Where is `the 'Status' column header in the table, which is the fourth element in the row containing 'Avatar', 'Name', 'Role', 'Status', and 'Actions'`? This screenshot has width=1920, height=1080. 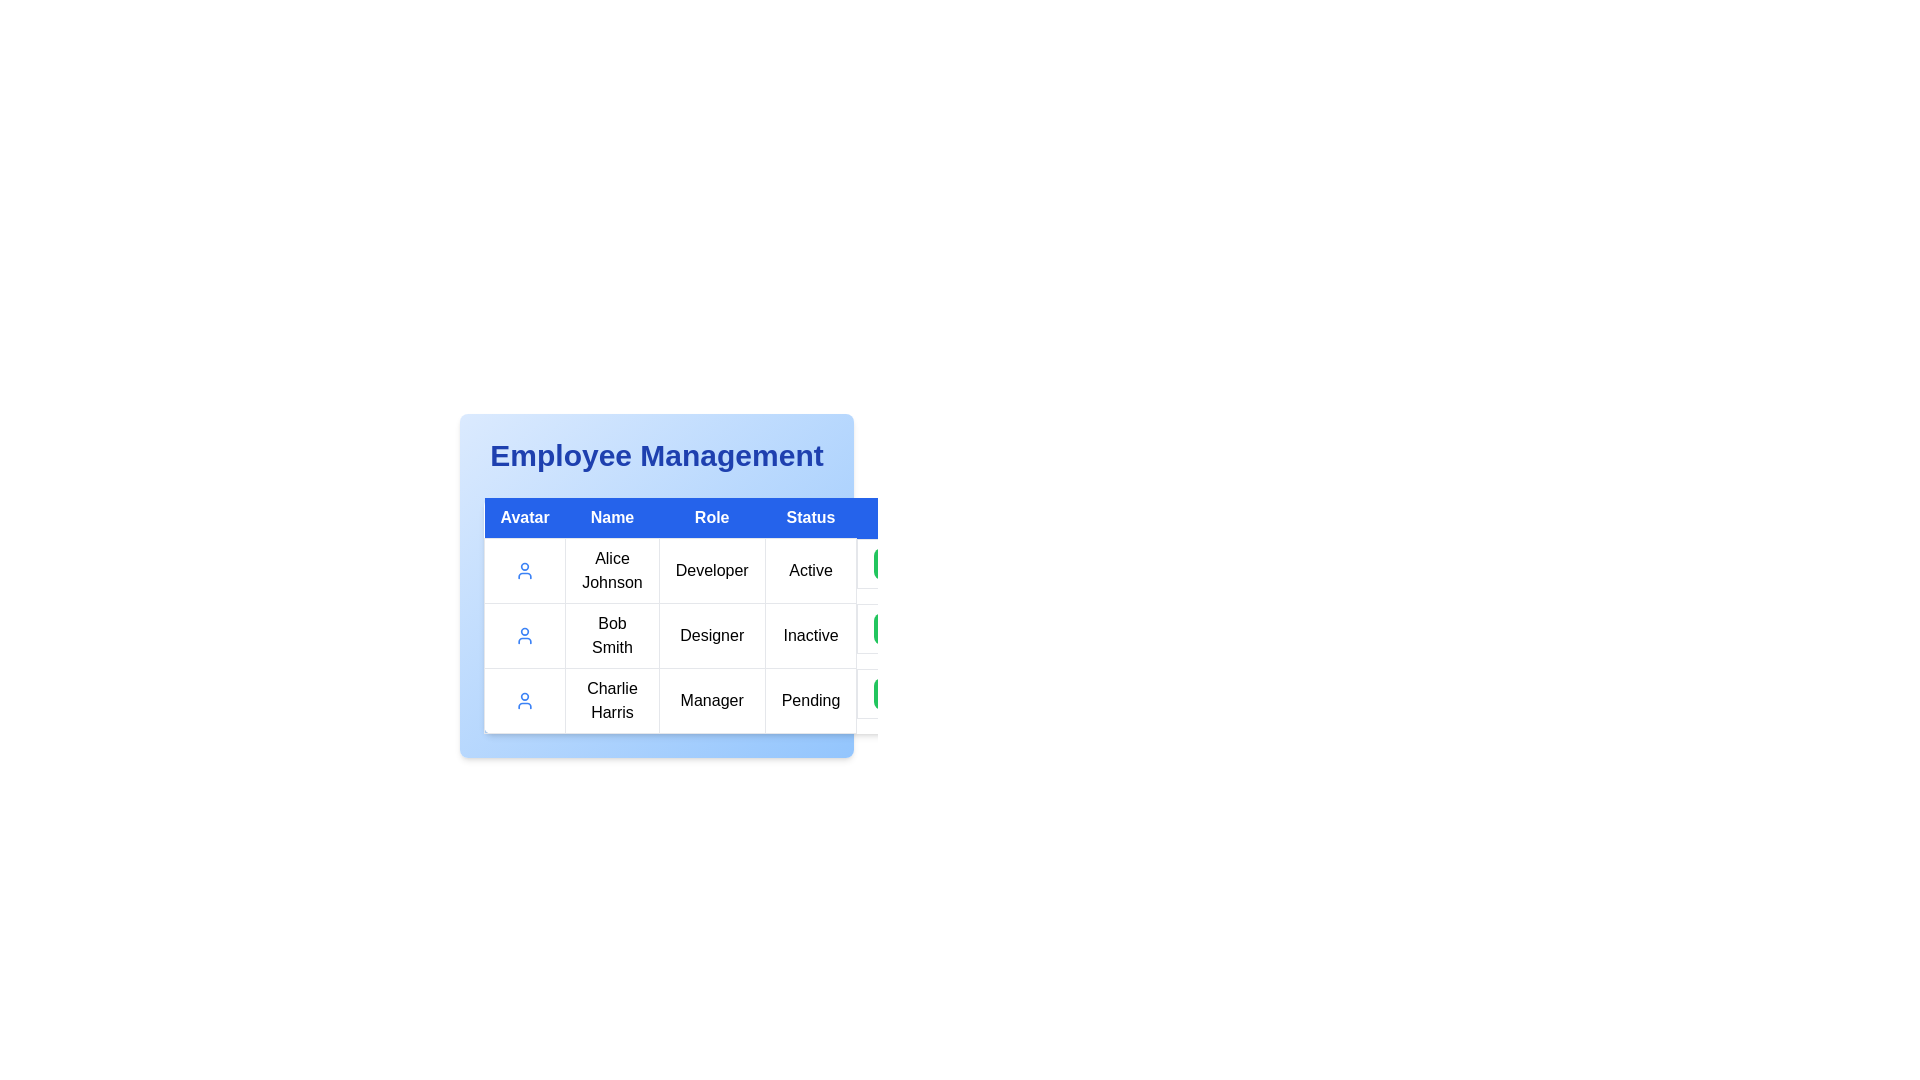
the 'Status' column header in the table, which is the fourth element in the row containing 'Avatar', 'Name', 'Role', 'Status', and 'Actions' is located at coordinates (811, 517).